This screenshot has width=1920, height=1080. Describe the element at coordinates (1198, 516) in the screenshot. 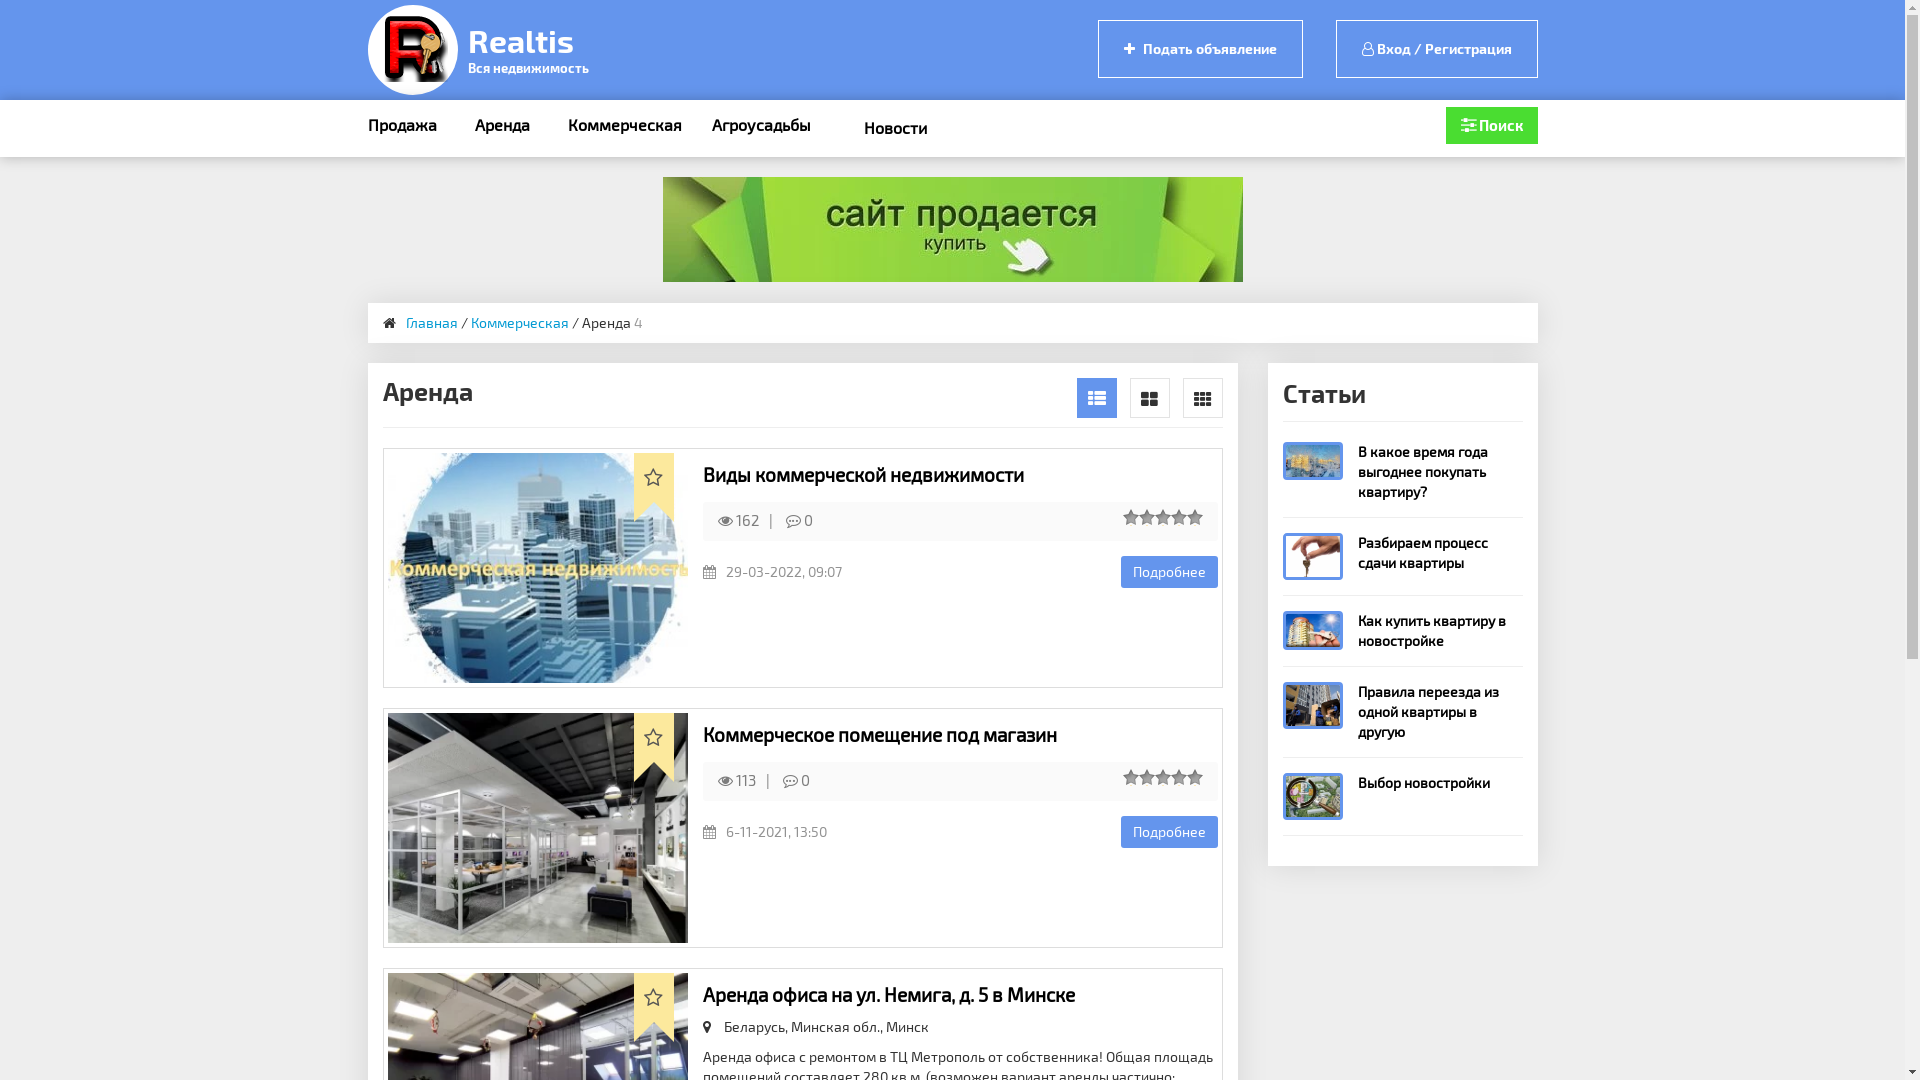

I see `'5'` at that location.